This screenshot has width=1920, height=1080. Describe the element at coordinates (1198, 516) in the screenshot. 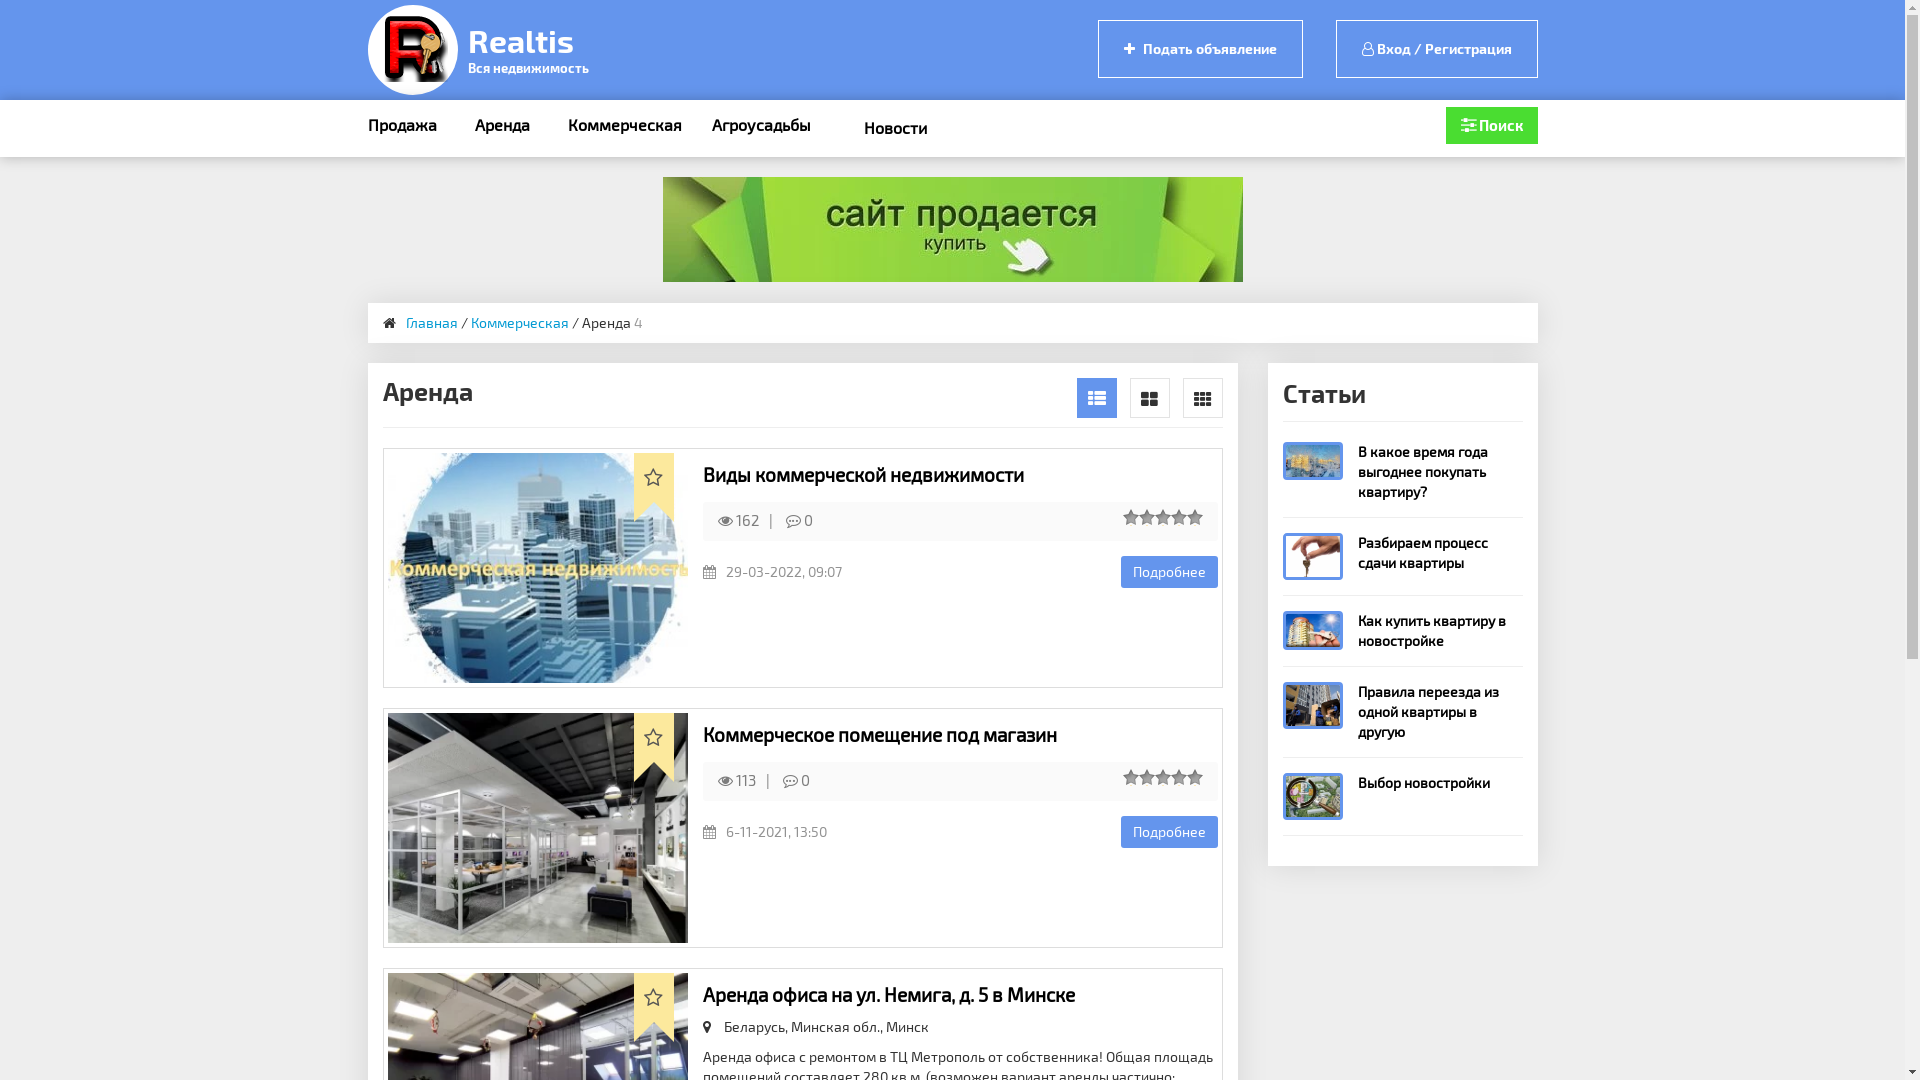

I see `'5'` at that location.